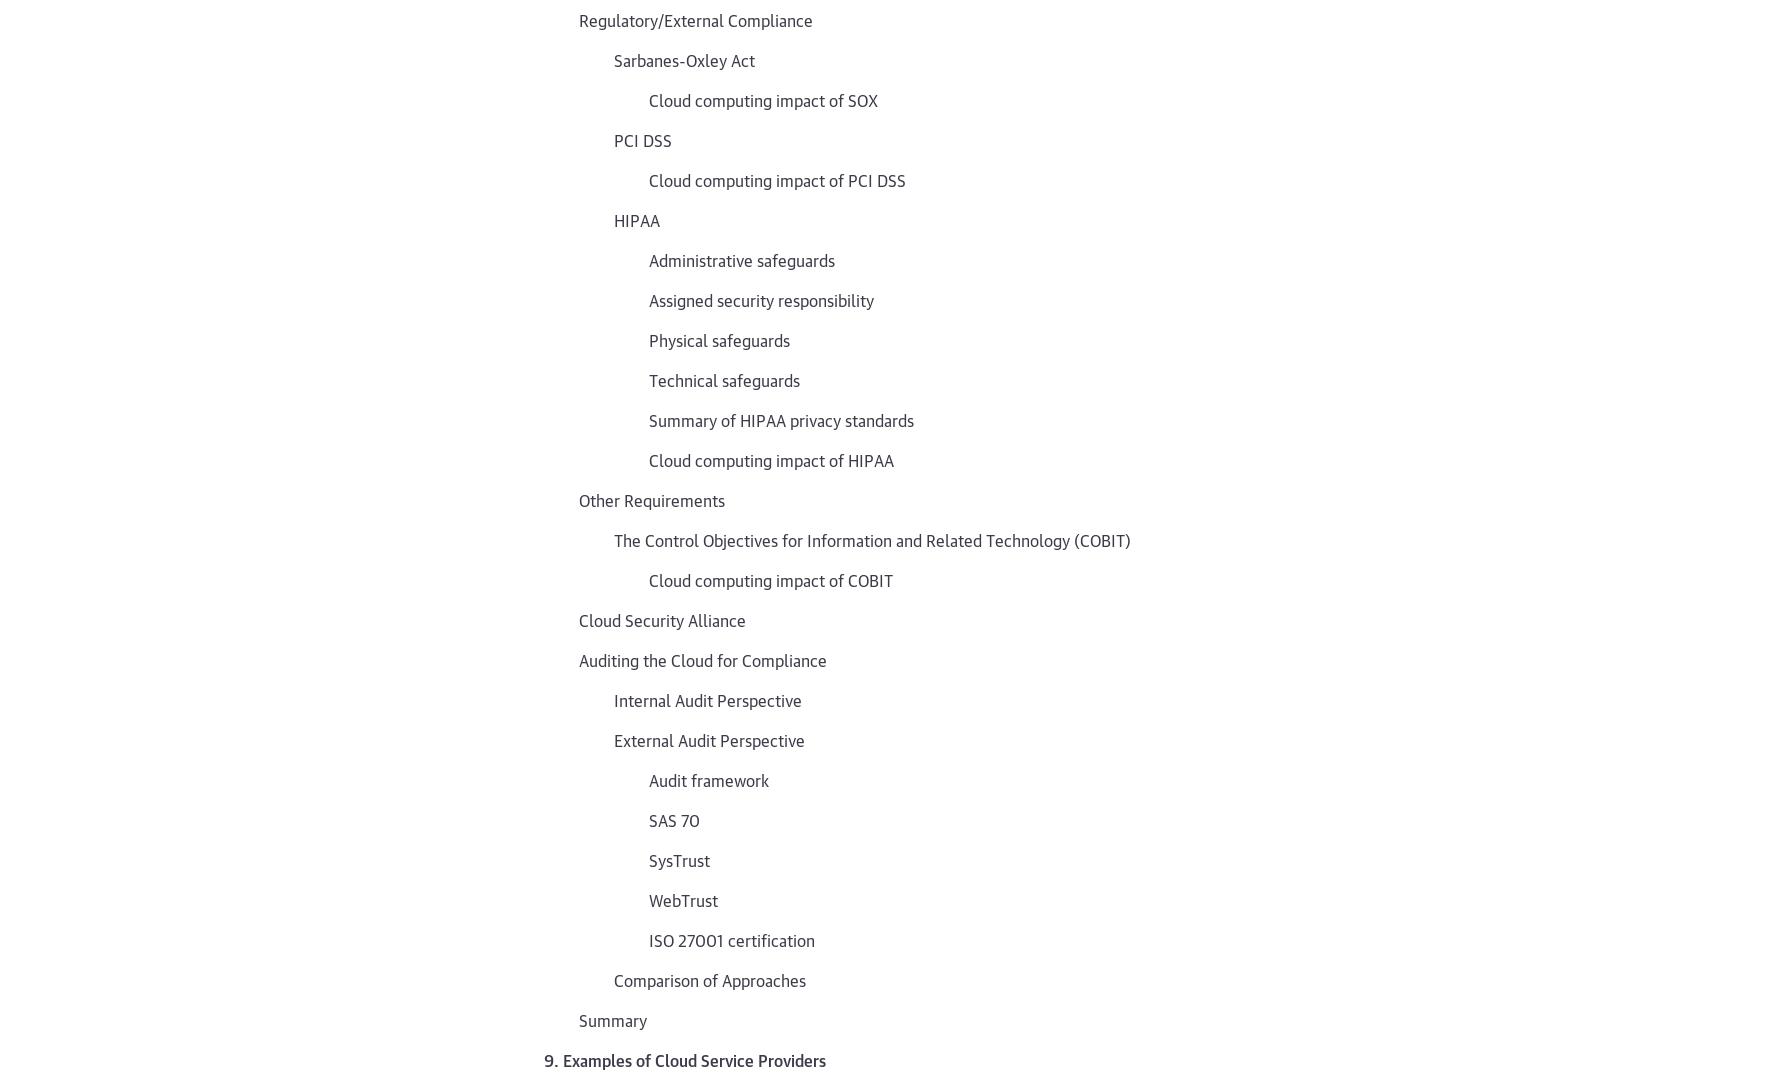 The width and height of the screenshot is (1783, 1079). Describe the element at coordinates (614, 698) in the screenshot. I see `'Internal Audit Perspective'` at that location.